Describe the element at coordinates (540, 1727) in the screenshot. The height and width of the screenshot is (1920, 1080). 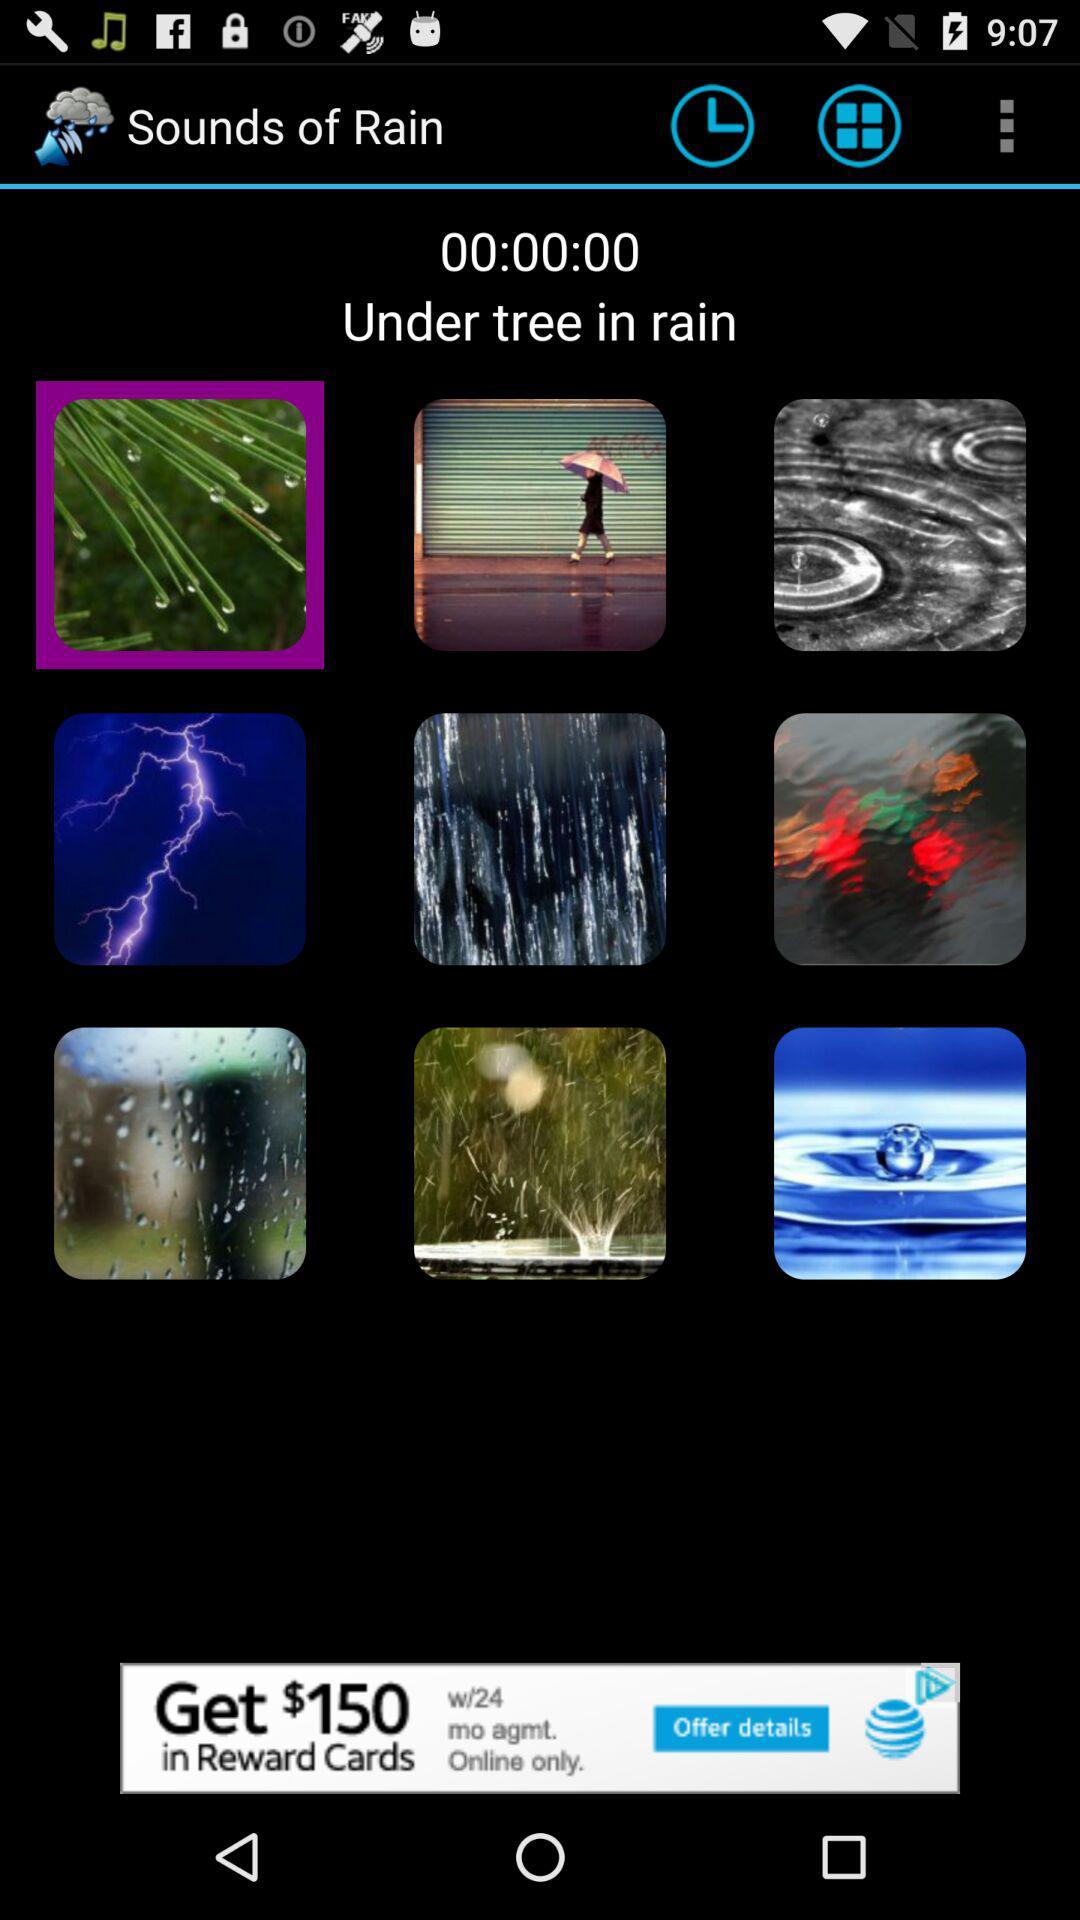
I see `site` at that location.